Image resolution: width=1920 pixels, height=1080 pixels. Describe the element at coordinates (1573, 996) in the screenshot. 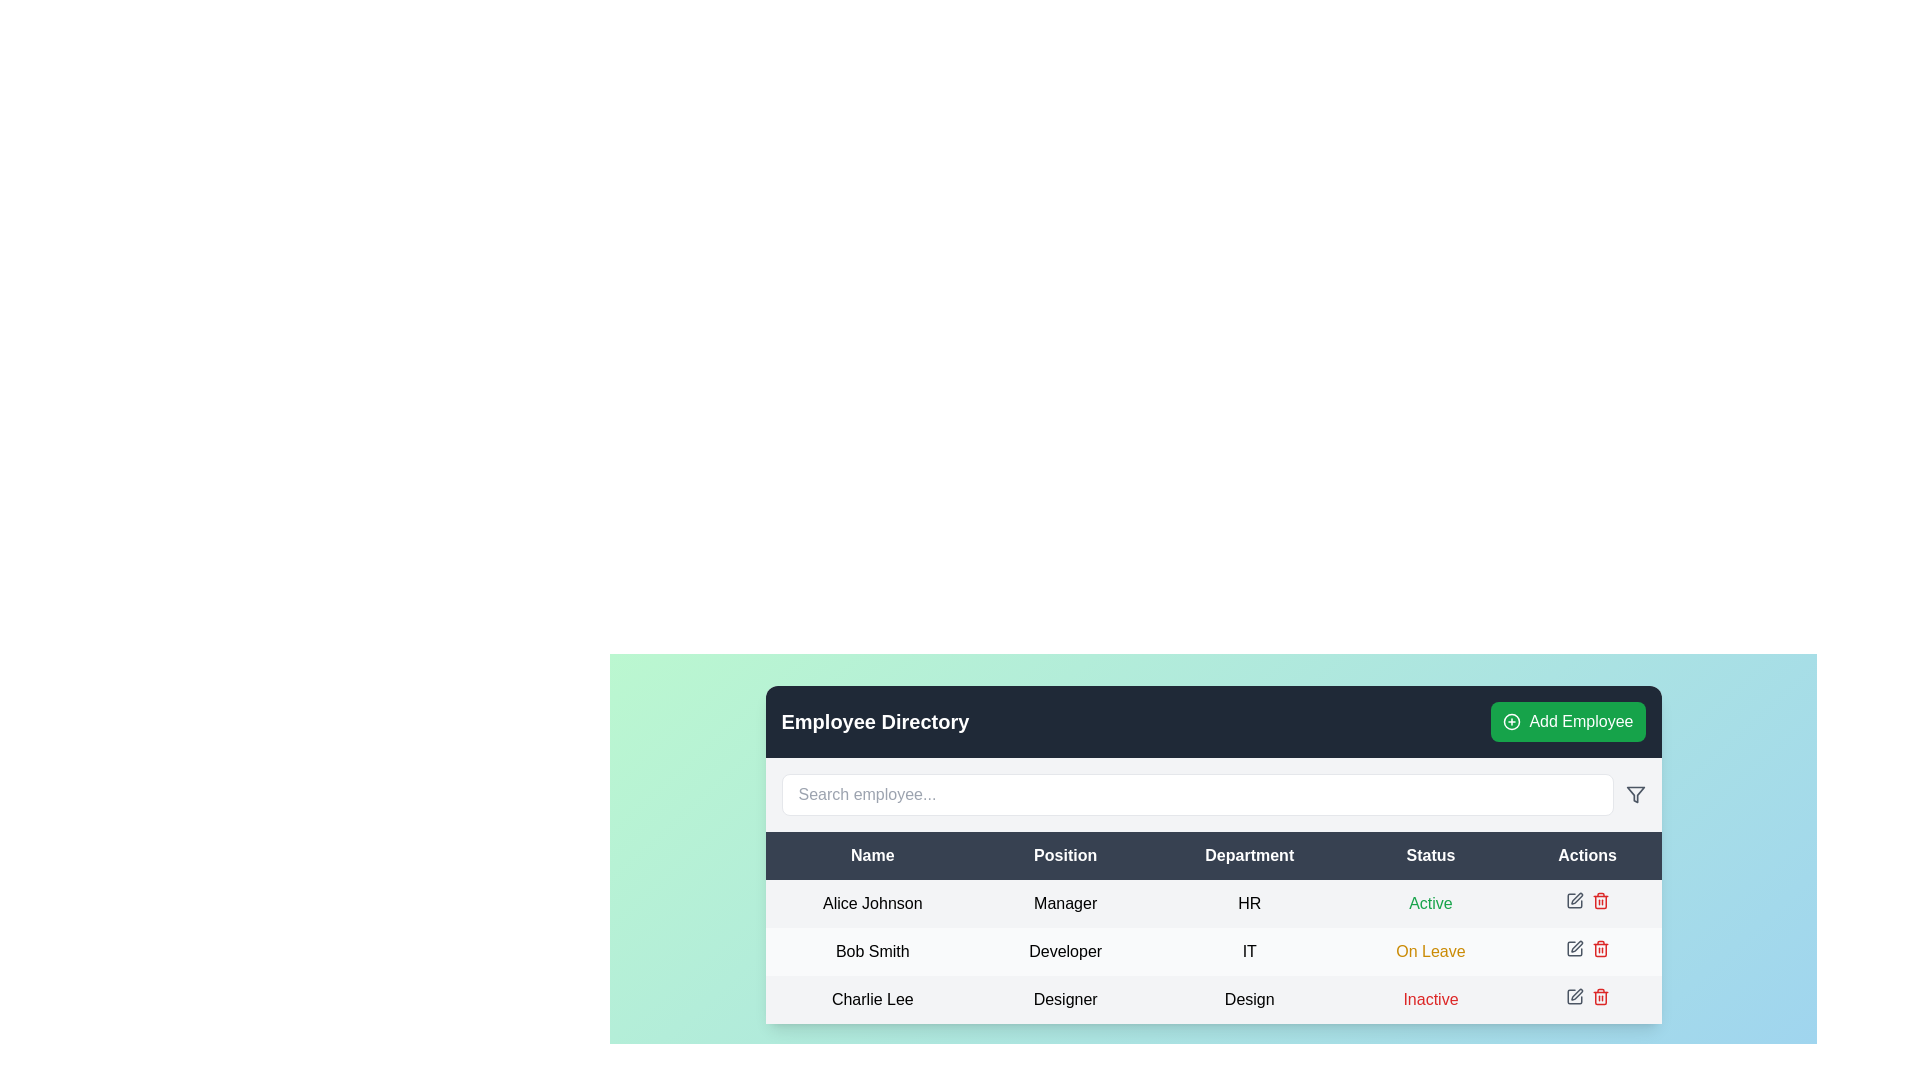

I see `the edit icon button represented by a pen symbol in the actions column of the last row for user 'Charlie Lee' by` at that location.